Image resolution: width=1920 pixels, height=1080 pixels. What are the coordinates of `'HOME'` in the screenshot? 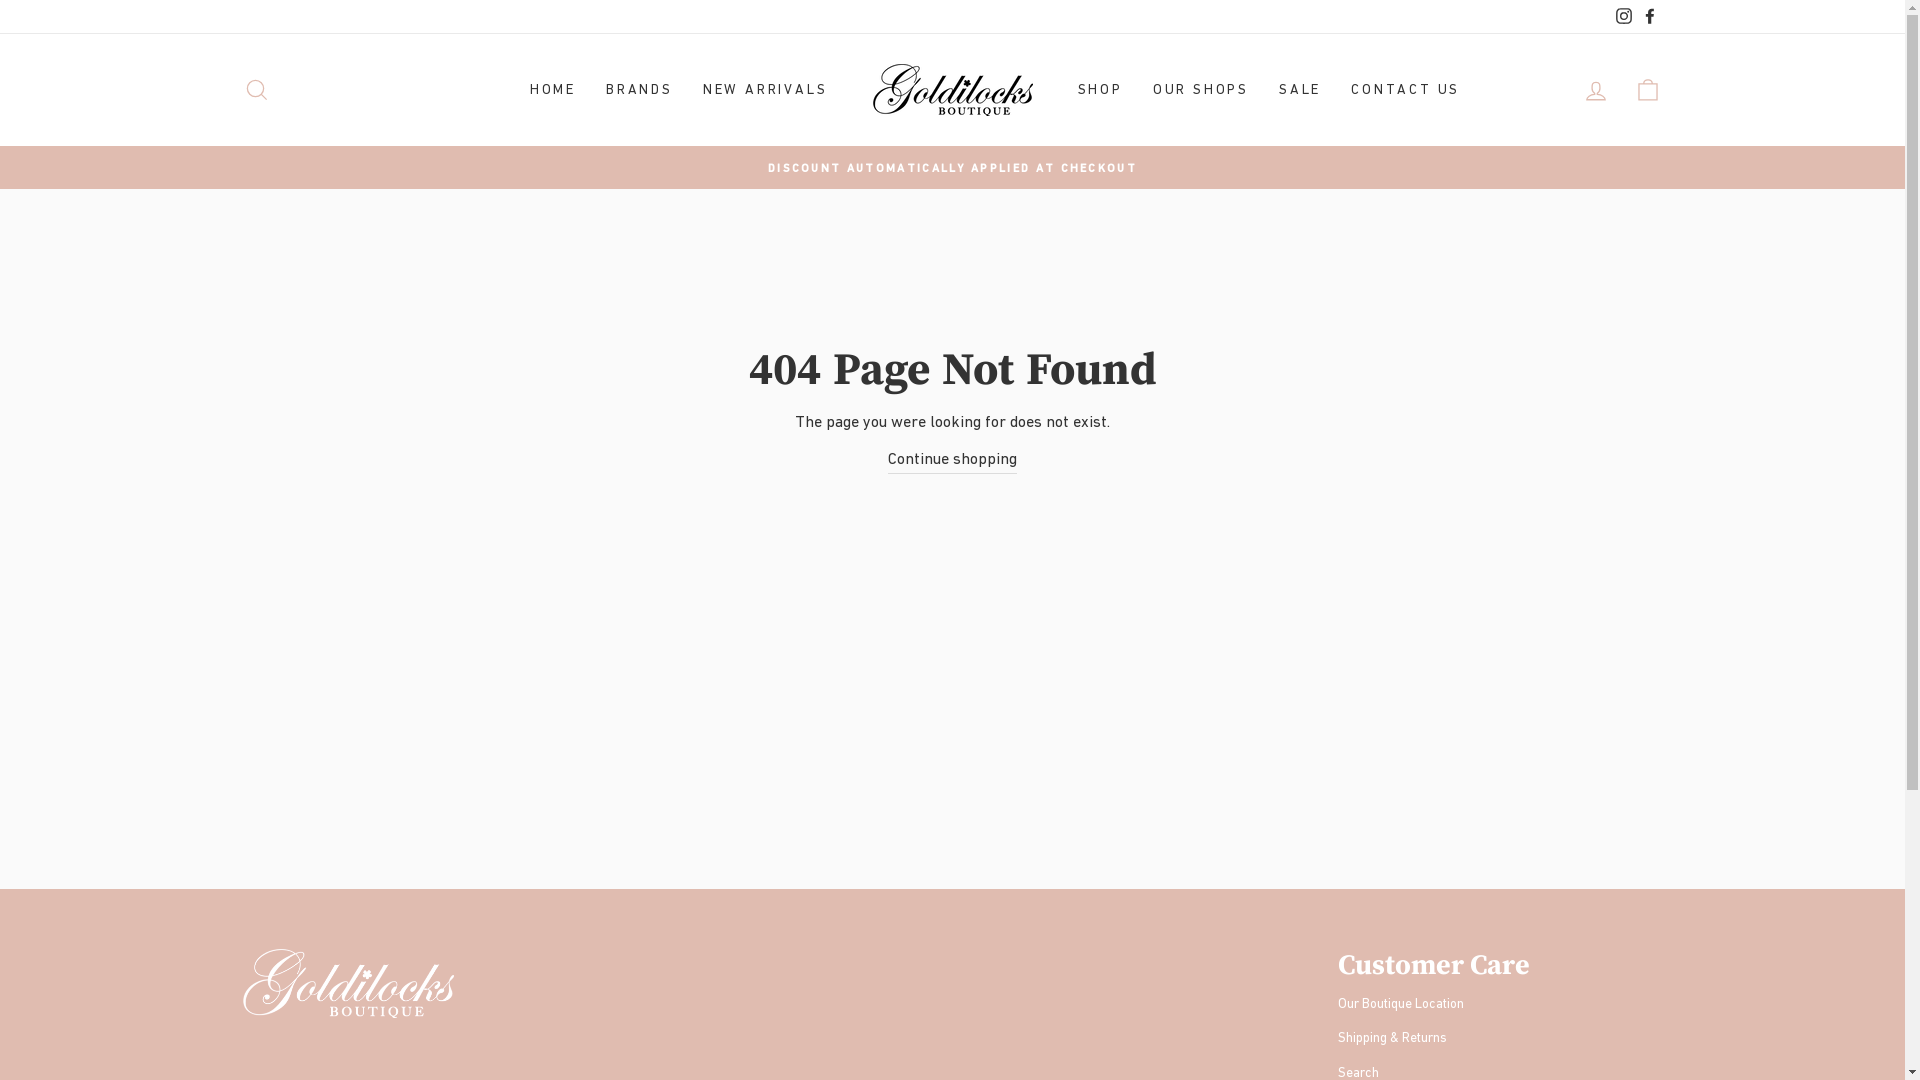 It's located at (552, 90).